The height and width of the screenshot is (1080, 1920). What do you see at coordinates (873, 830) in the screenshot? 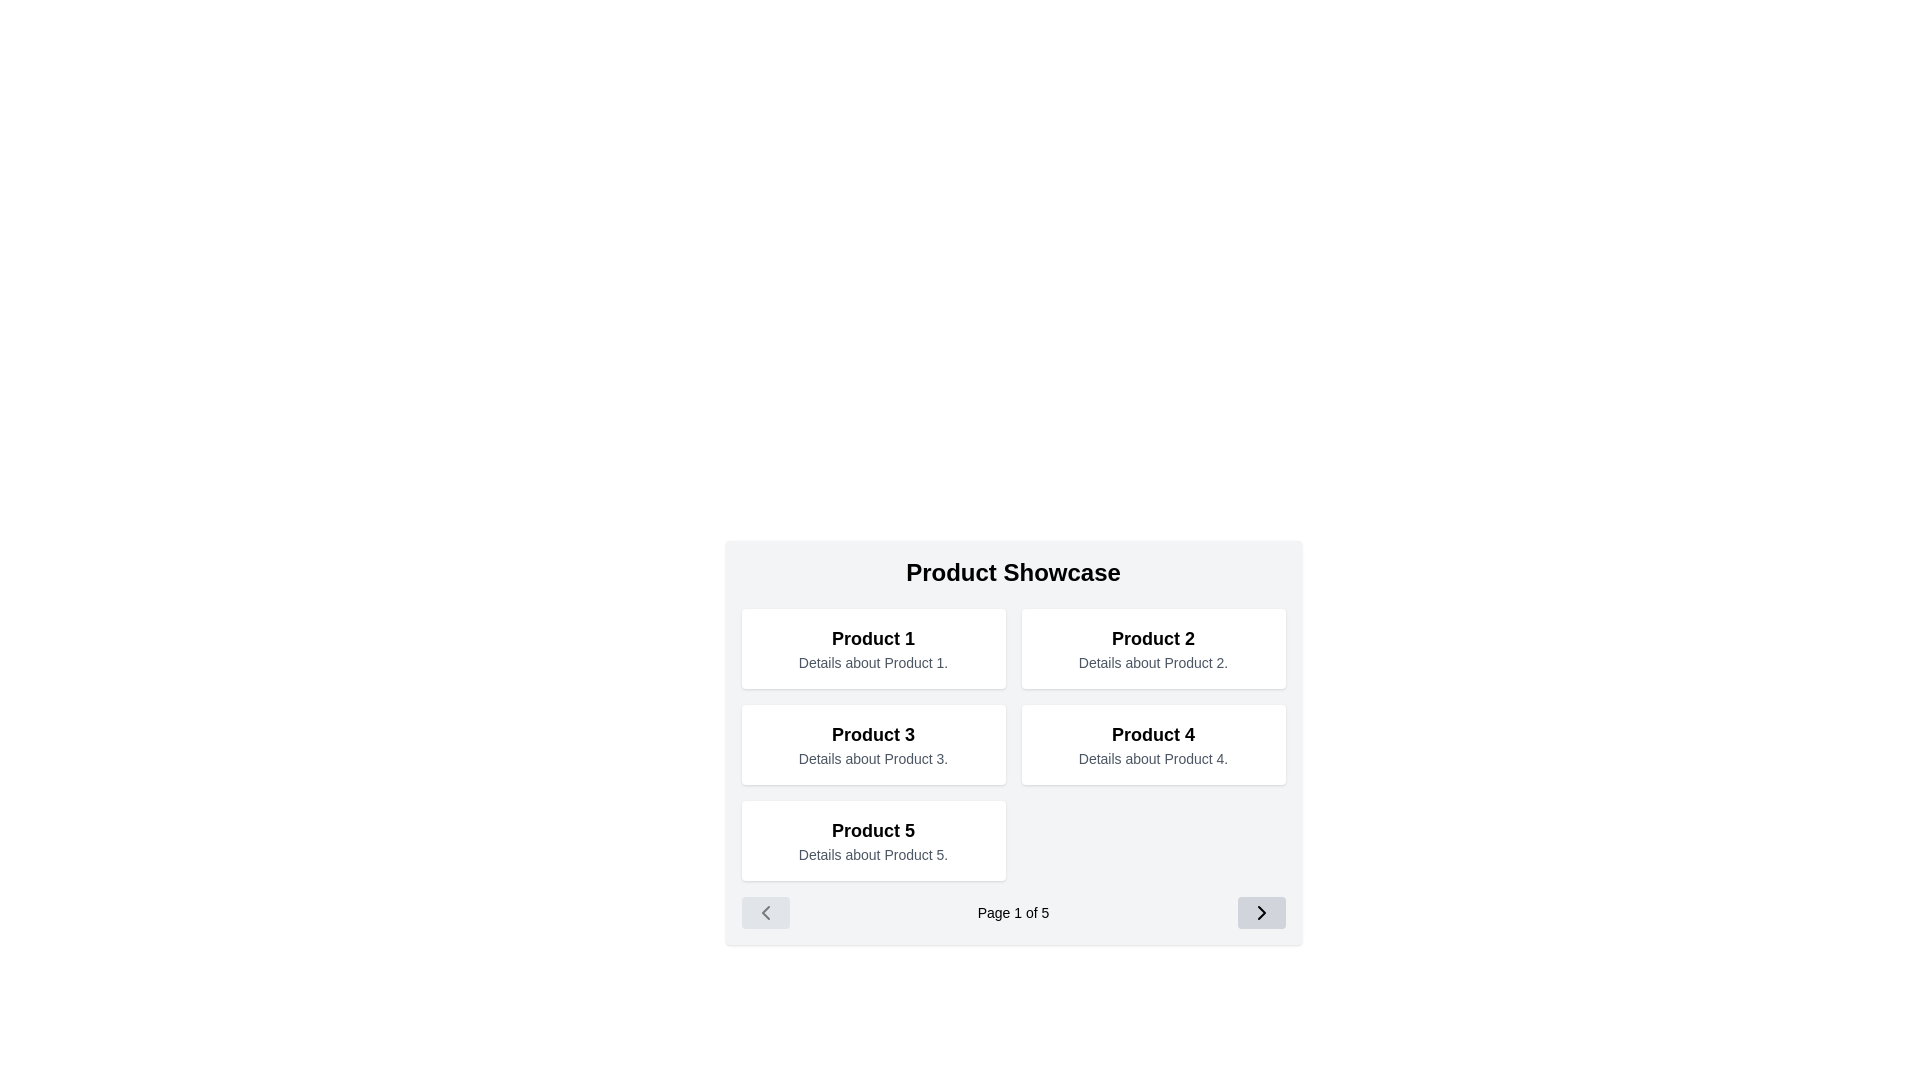
I see `the Text label that serves as a title or heading for information about 'Product 5', positioned at the top of the box labeled 'Product 5'` at bounding box center [873, 830].